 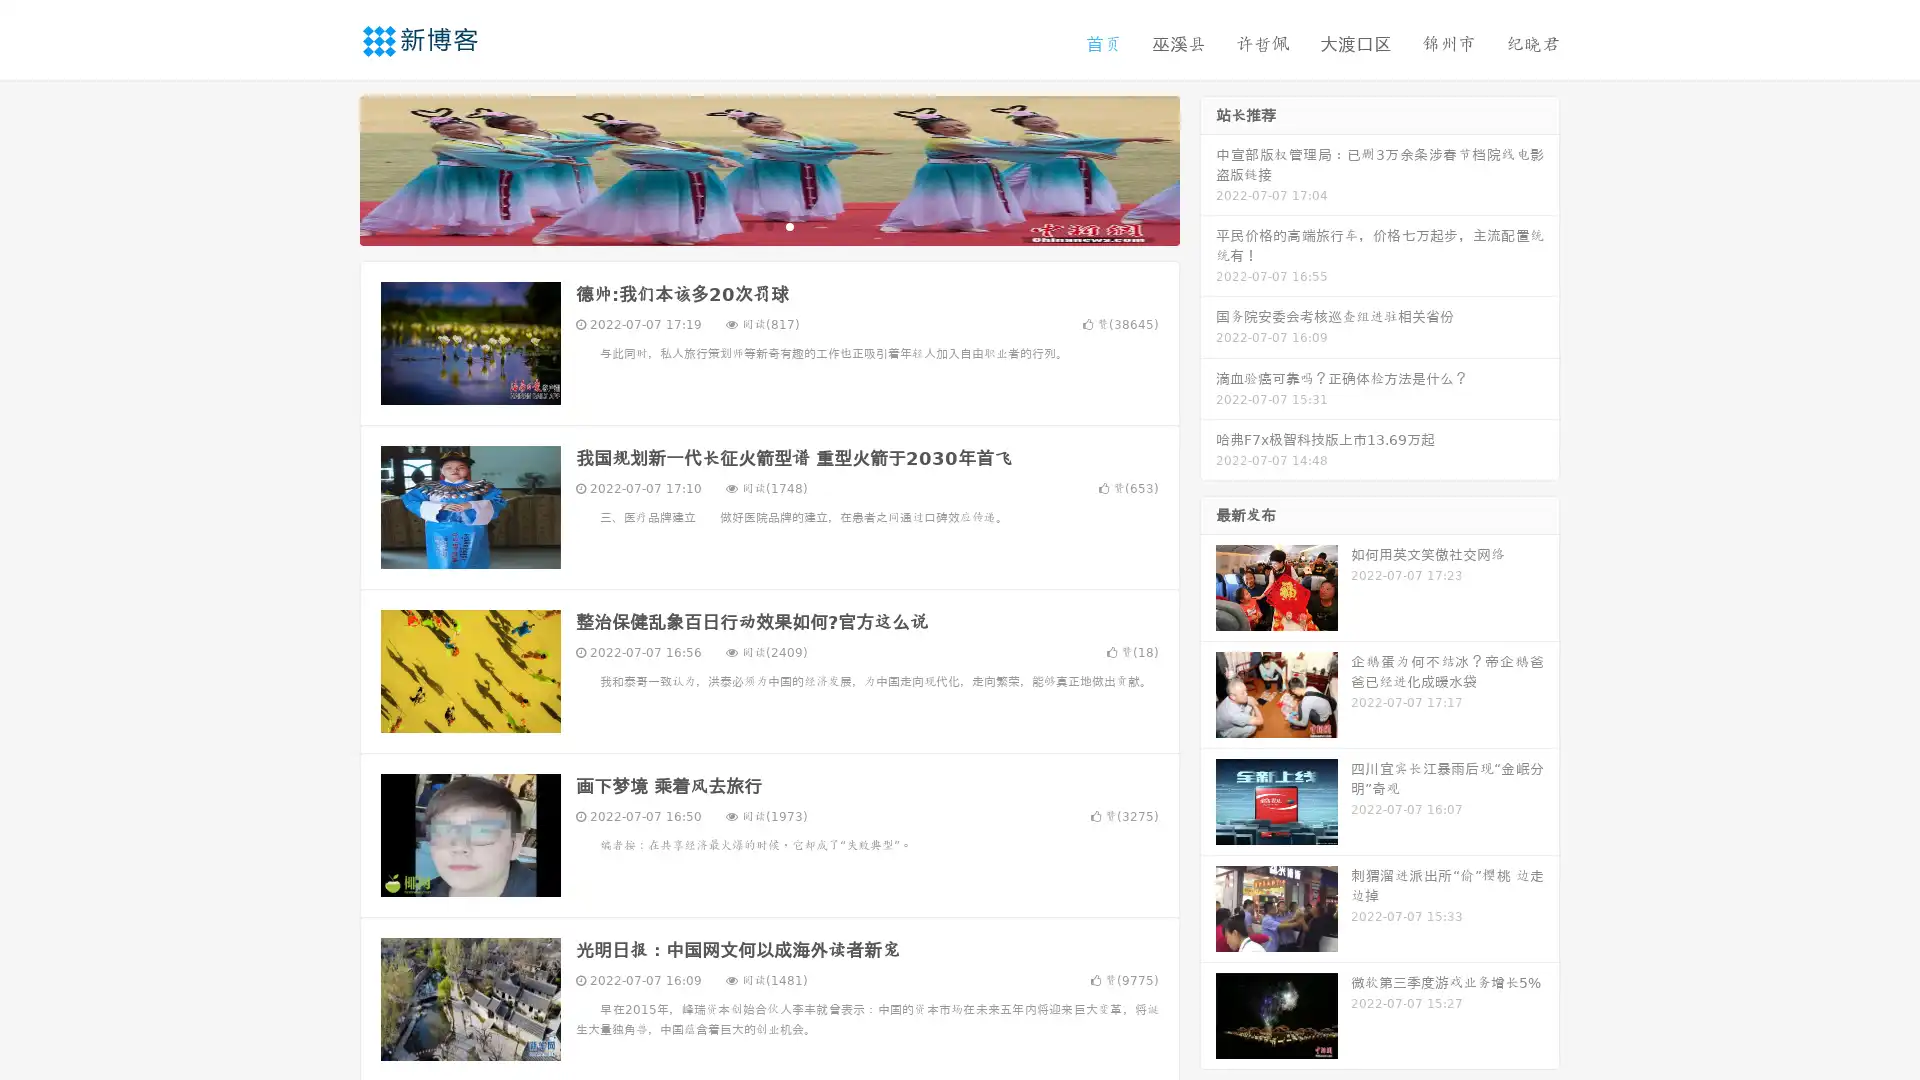 I want to click on Go to slide 3, so click(x=789, y=225).